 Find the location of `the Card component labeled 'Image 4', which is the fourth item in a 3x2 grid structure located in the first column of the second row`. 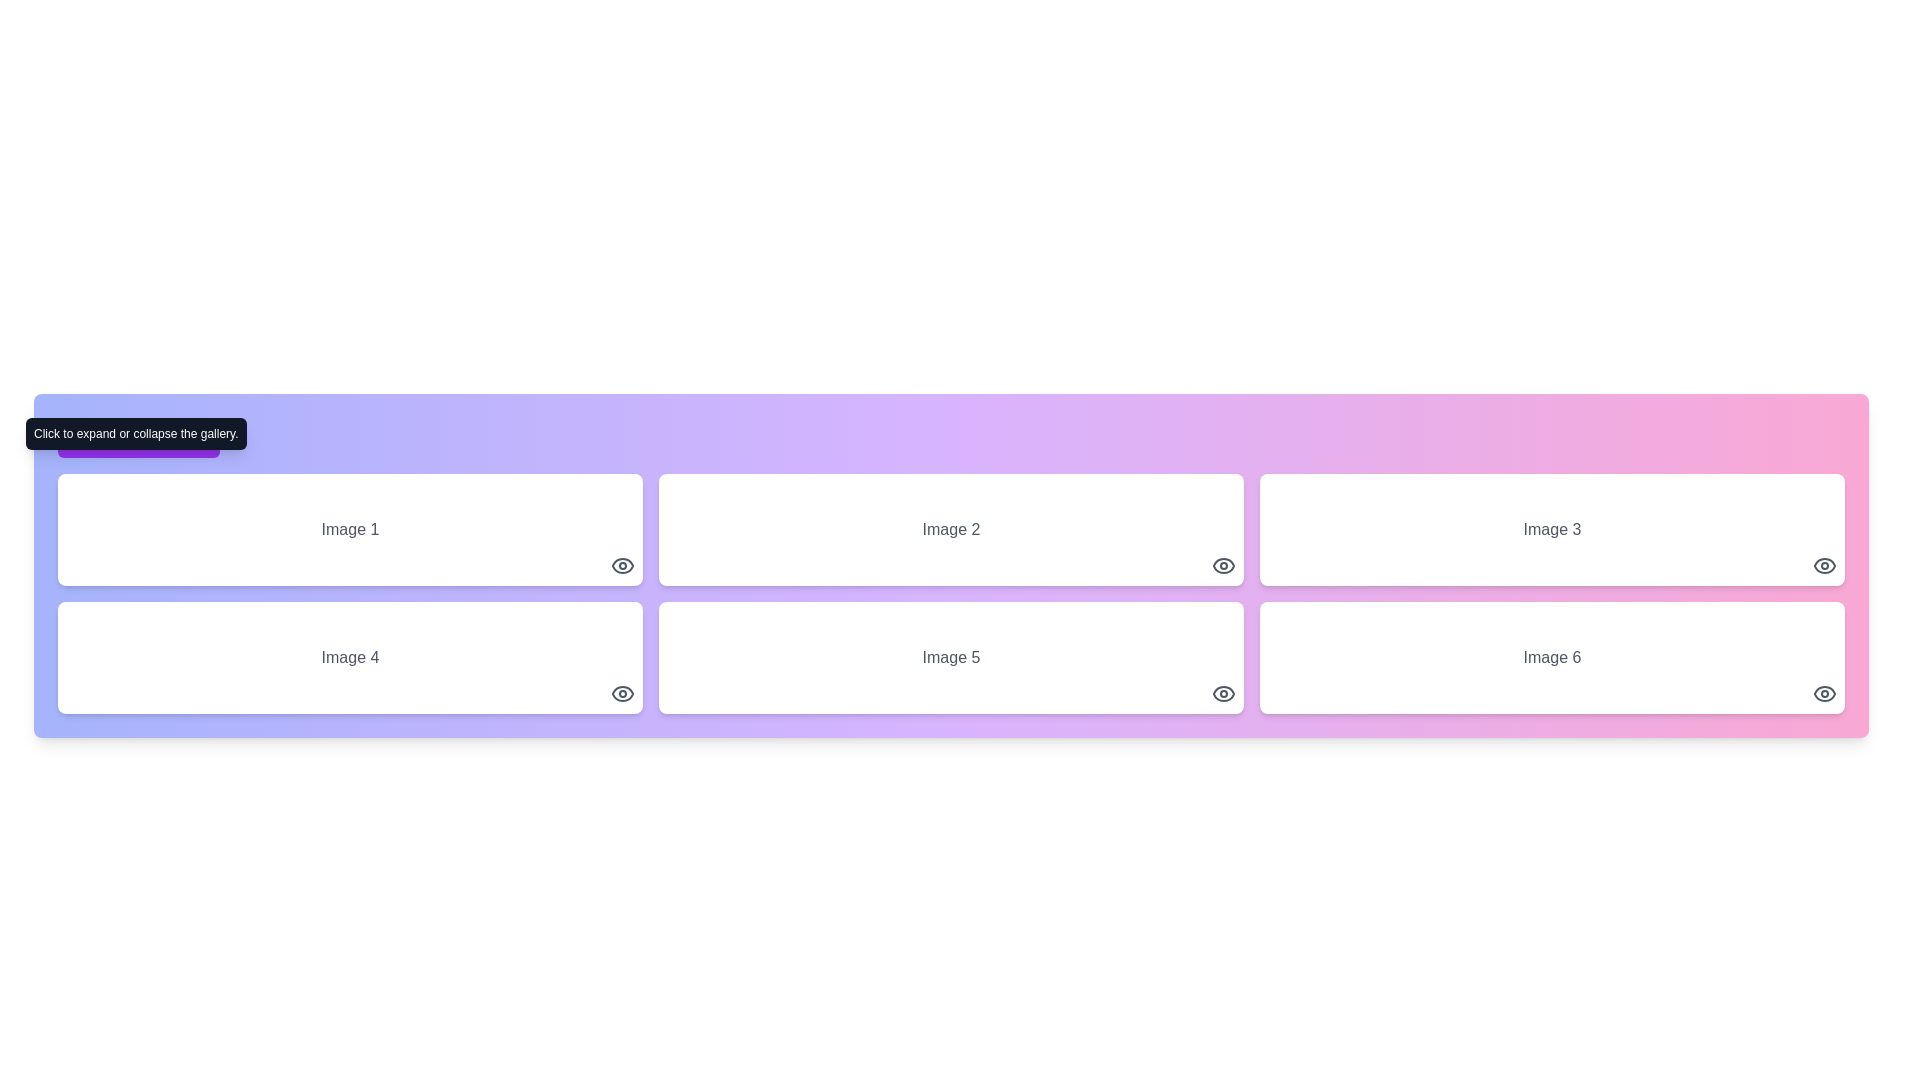

the Card component labeled 'Image 4', which is the fourth item in a 3x2 grid structure located in the first column of the second row is located at coordinates (350, 658).